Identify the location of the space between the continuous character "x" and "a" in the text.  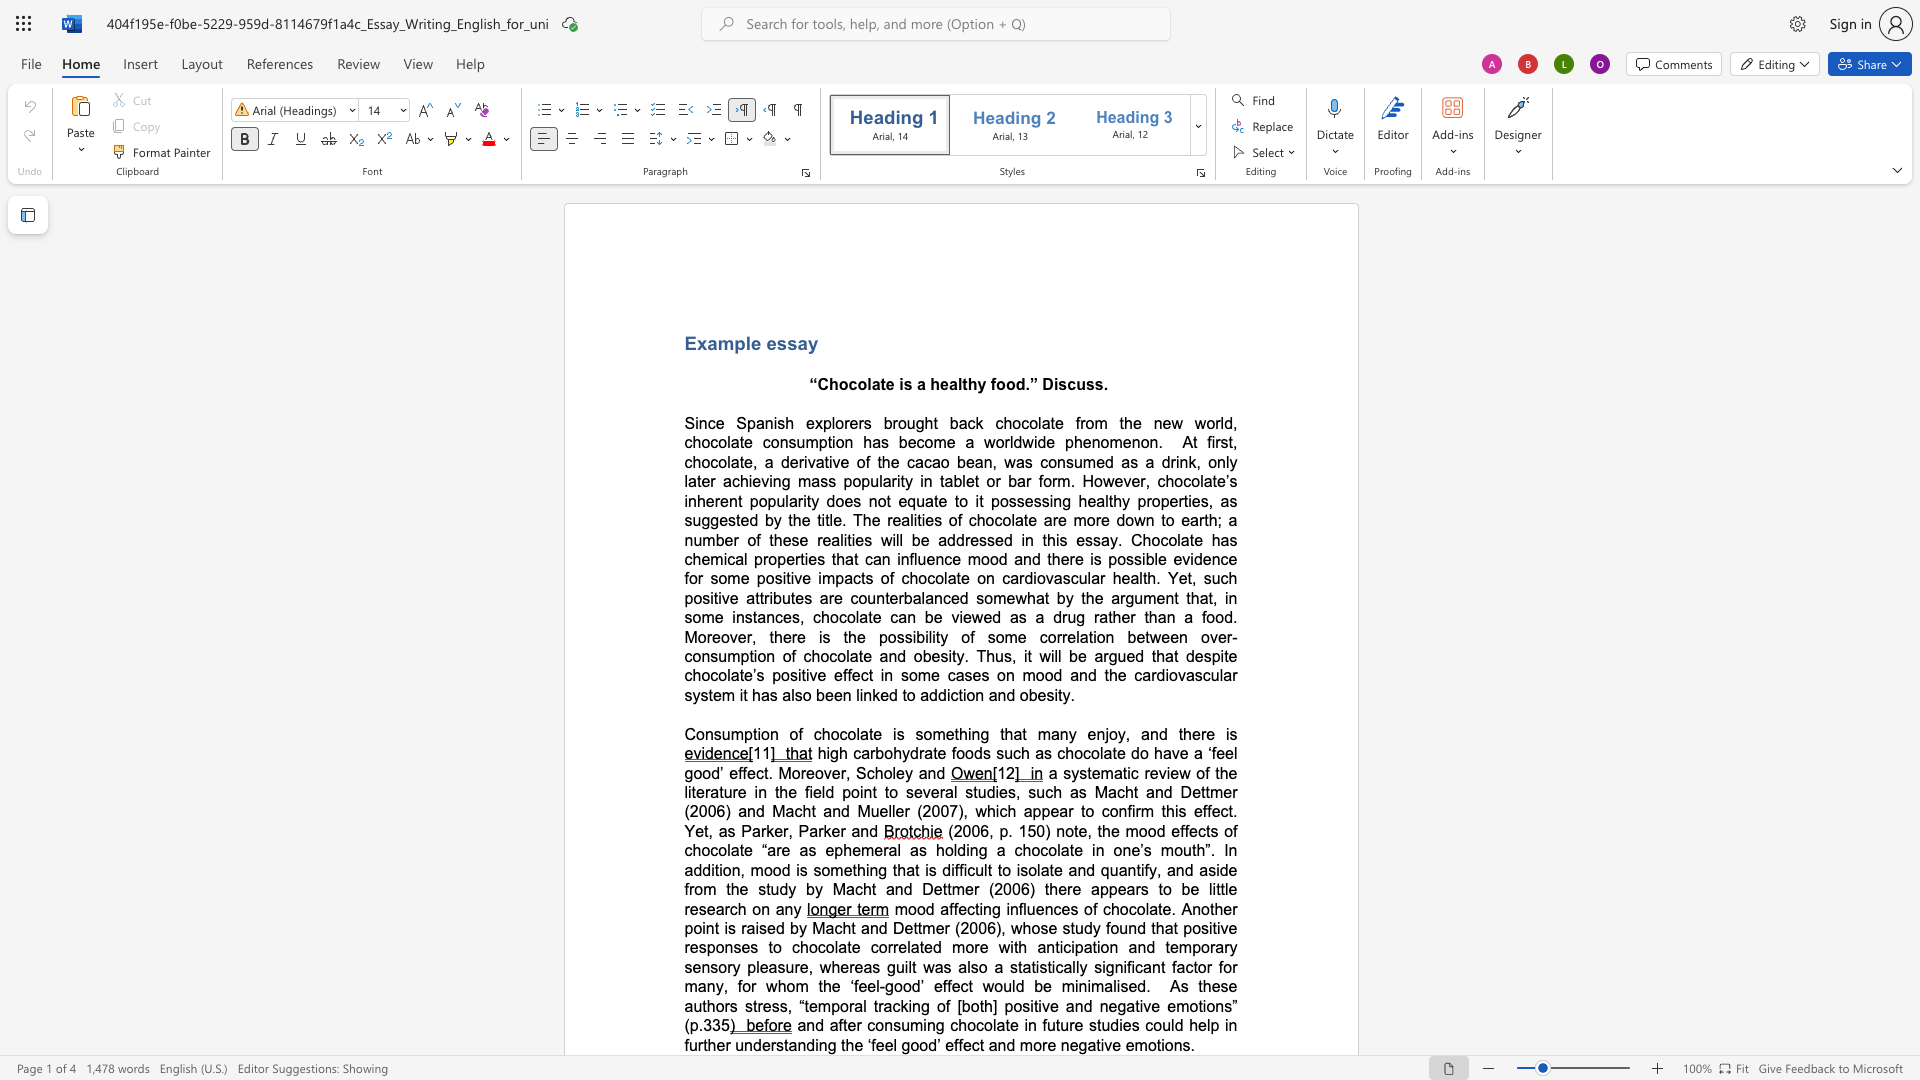
(707, 342).